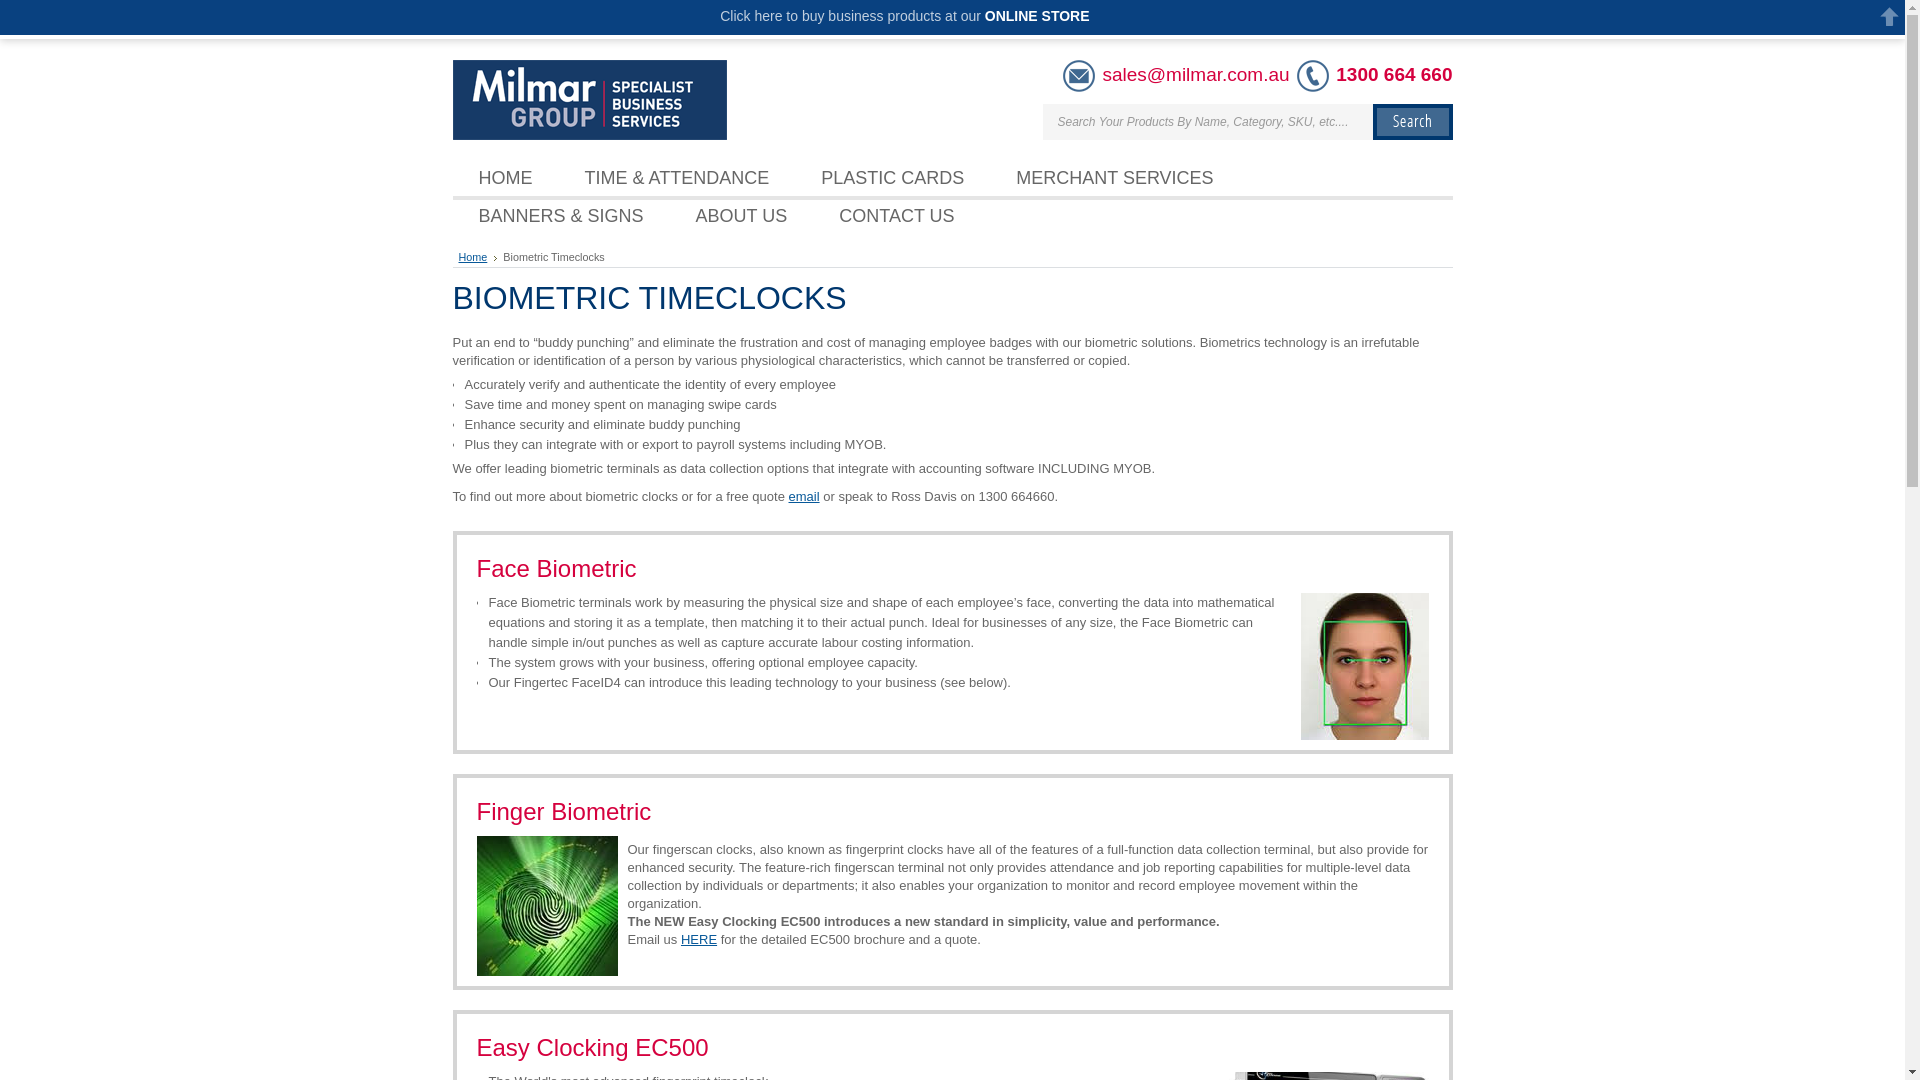  Describe the element at coordinates (1195, 73) in the screenshot. I see `'sales@milmar.com.au'` at that location.